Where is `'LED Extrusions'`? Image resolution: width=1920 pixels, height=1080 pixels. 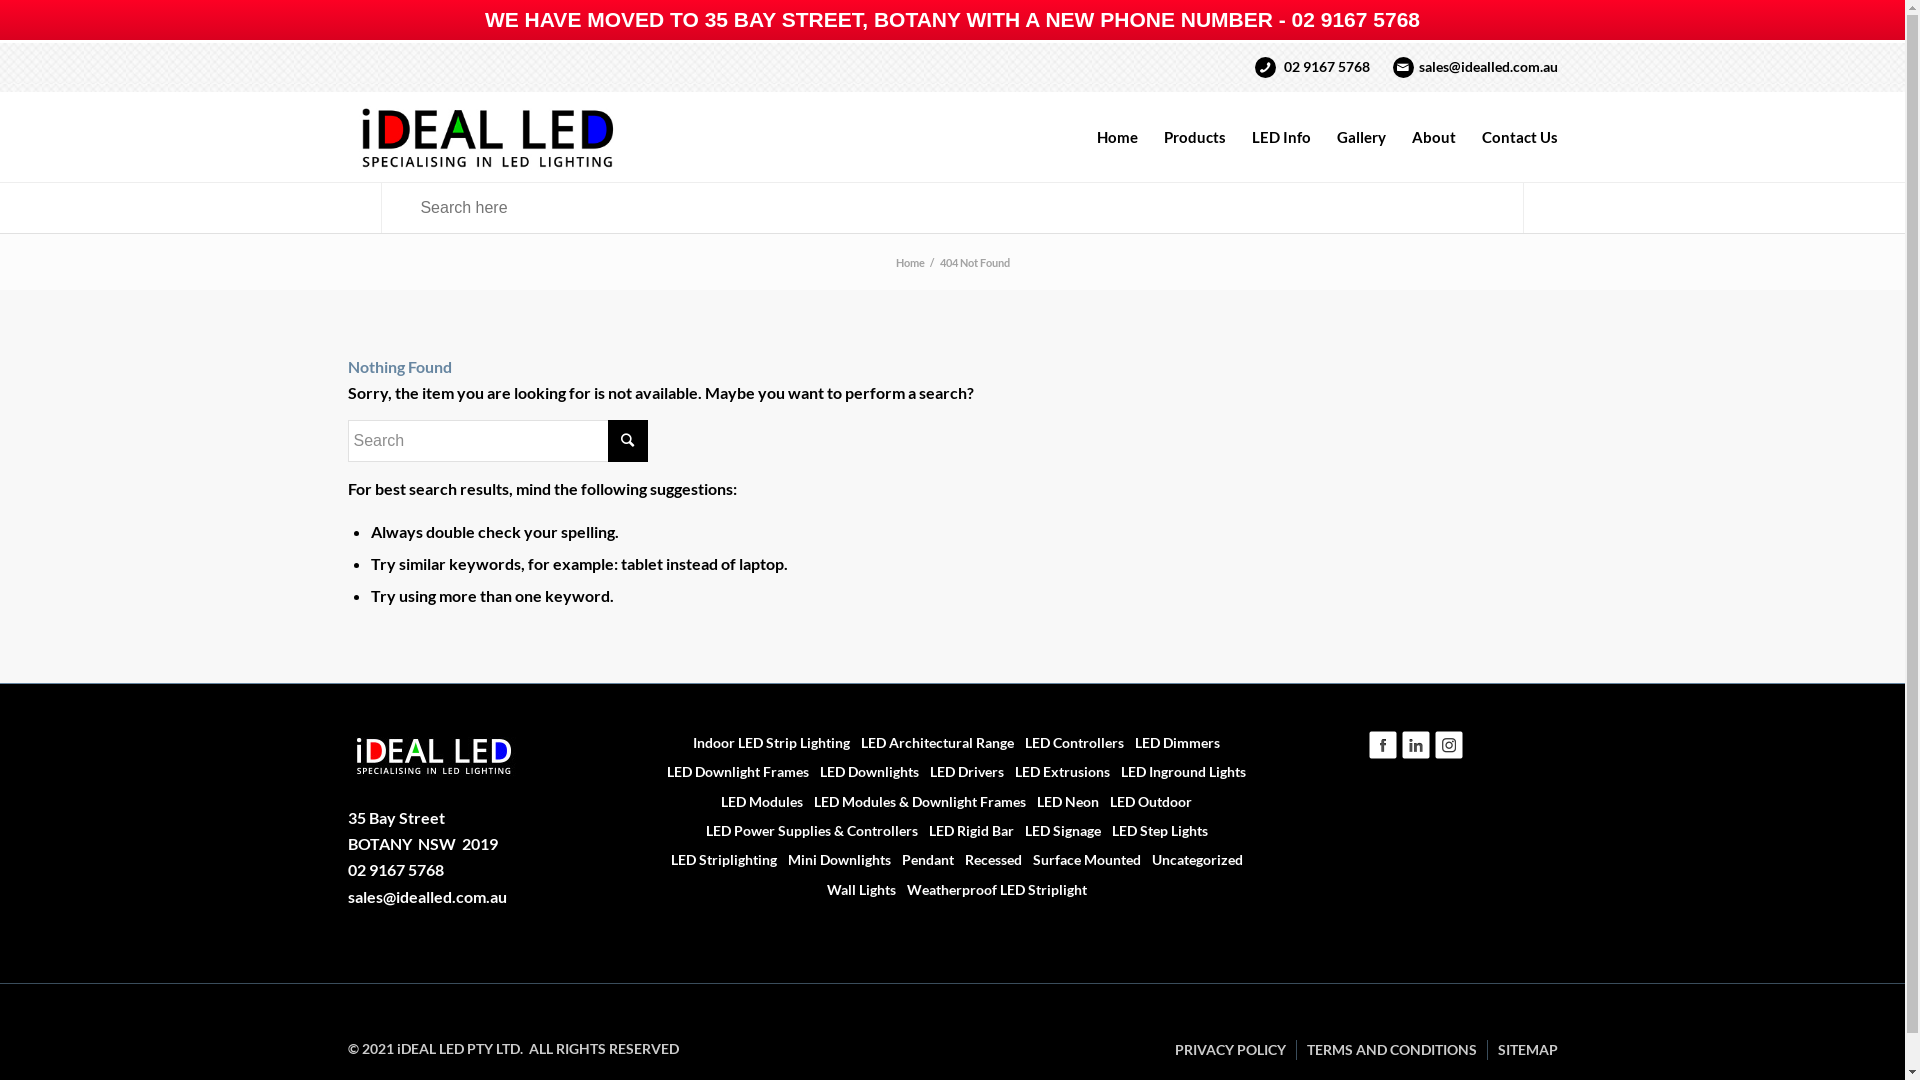
'LED Extrusions' is located at coordinates (1056, 770).